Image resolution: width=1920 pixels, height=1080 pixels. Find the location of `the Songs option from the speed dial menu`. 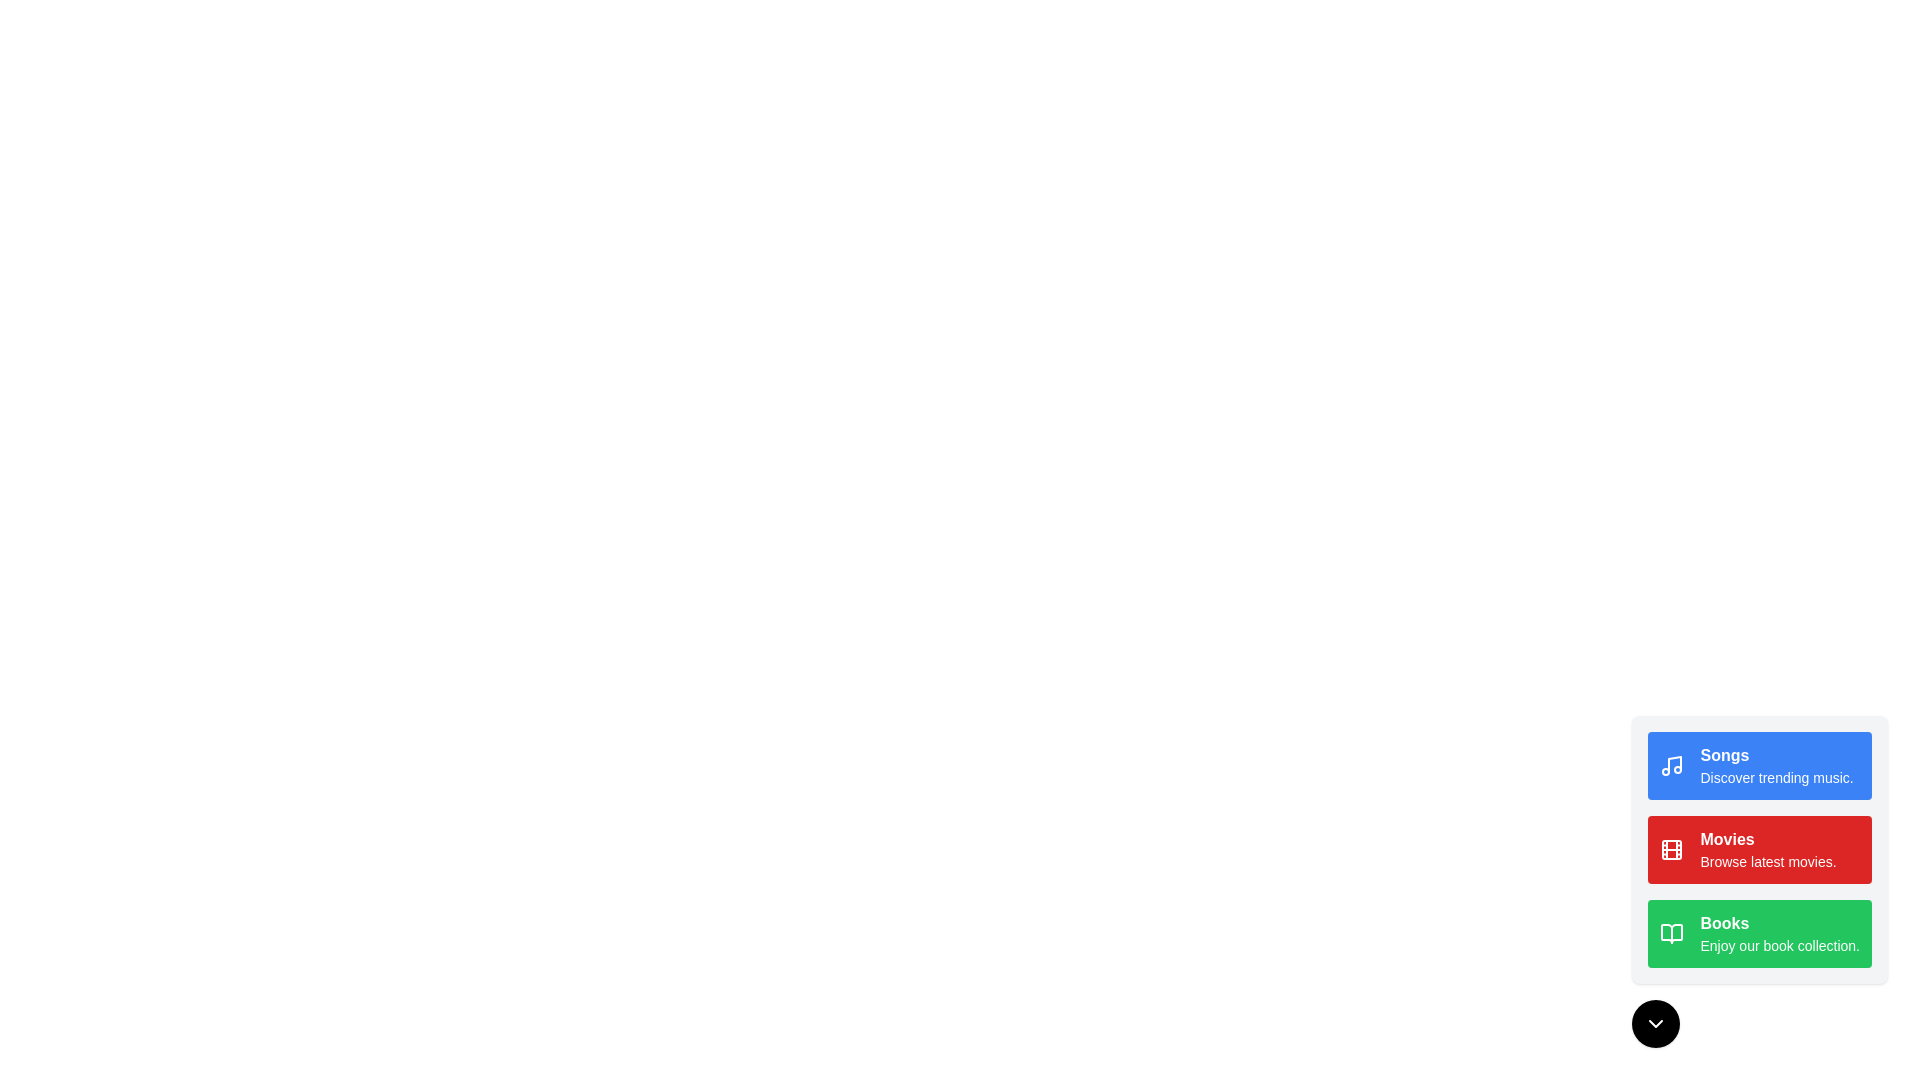

the Songs option from the speed dial menu is located at coordinates (1760, 765).